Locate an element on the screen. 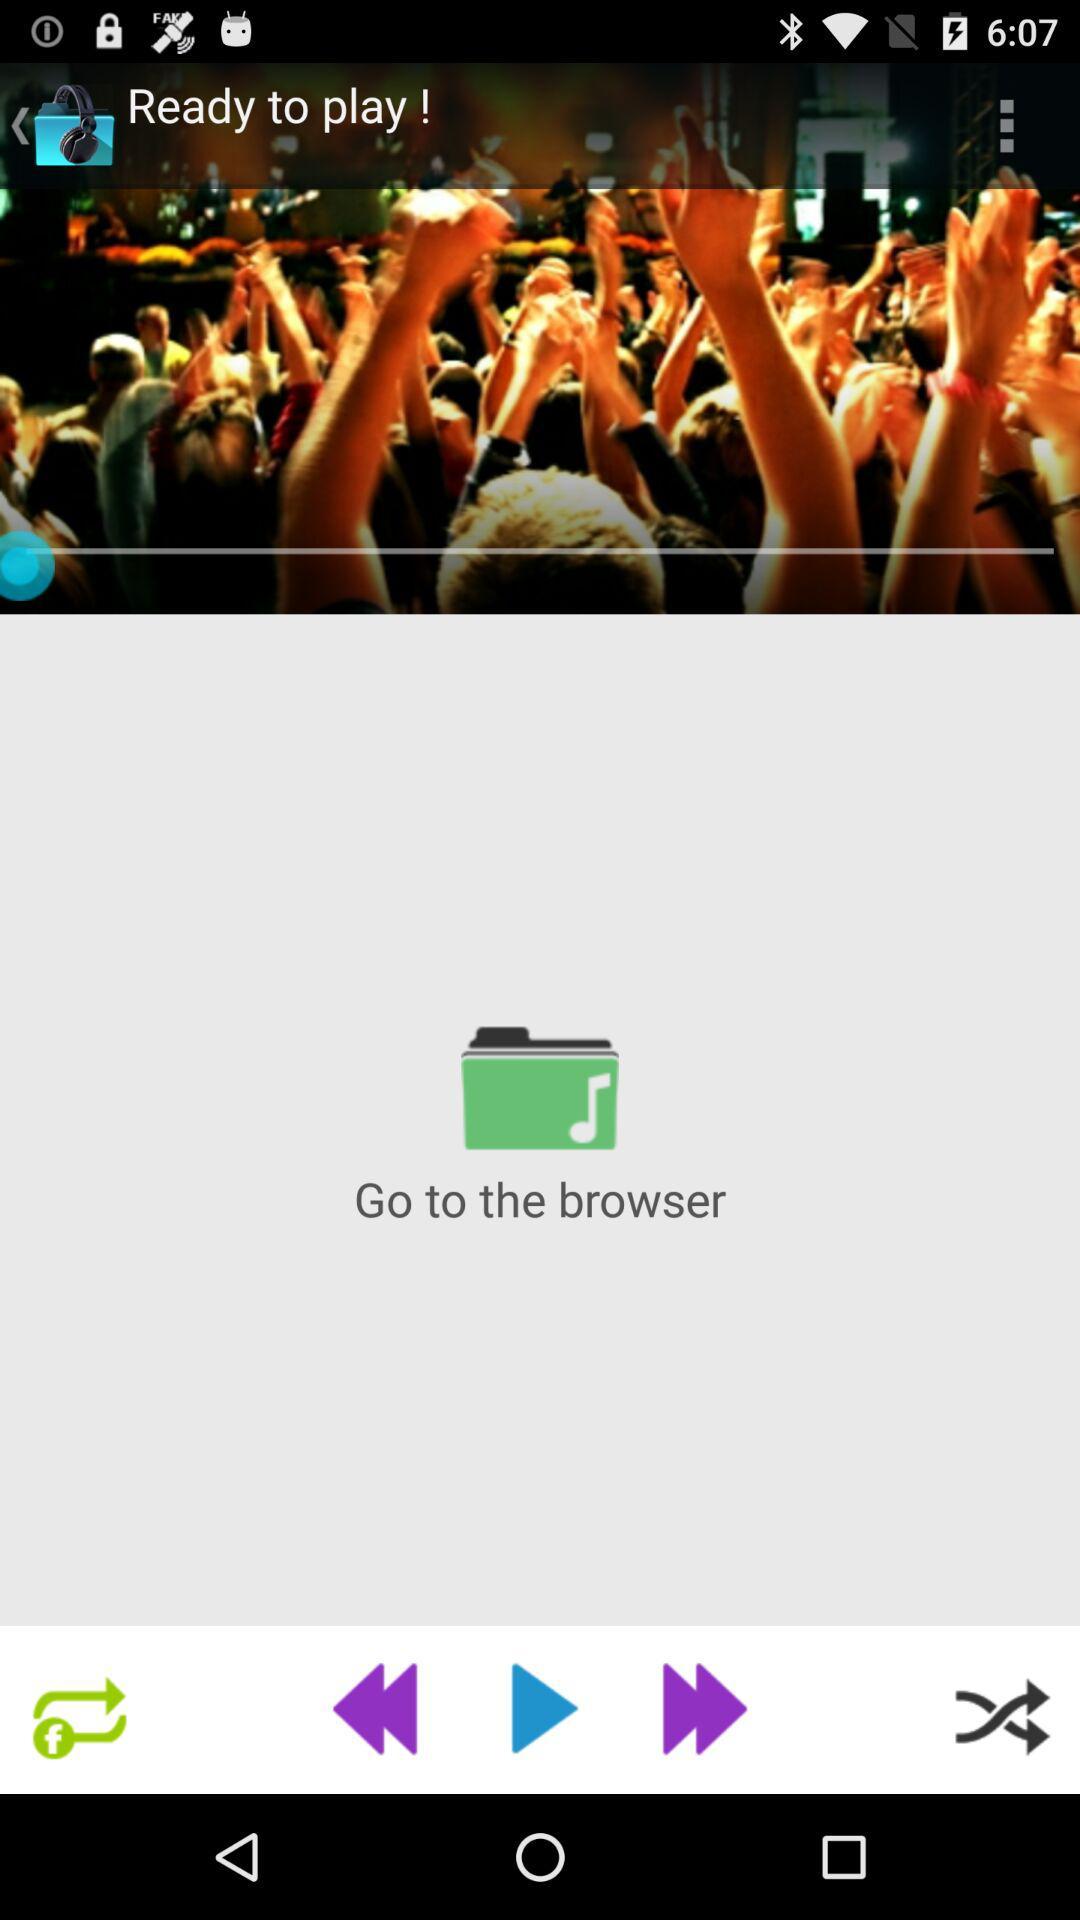  the folder icon is located at coordinates (540, 1164).